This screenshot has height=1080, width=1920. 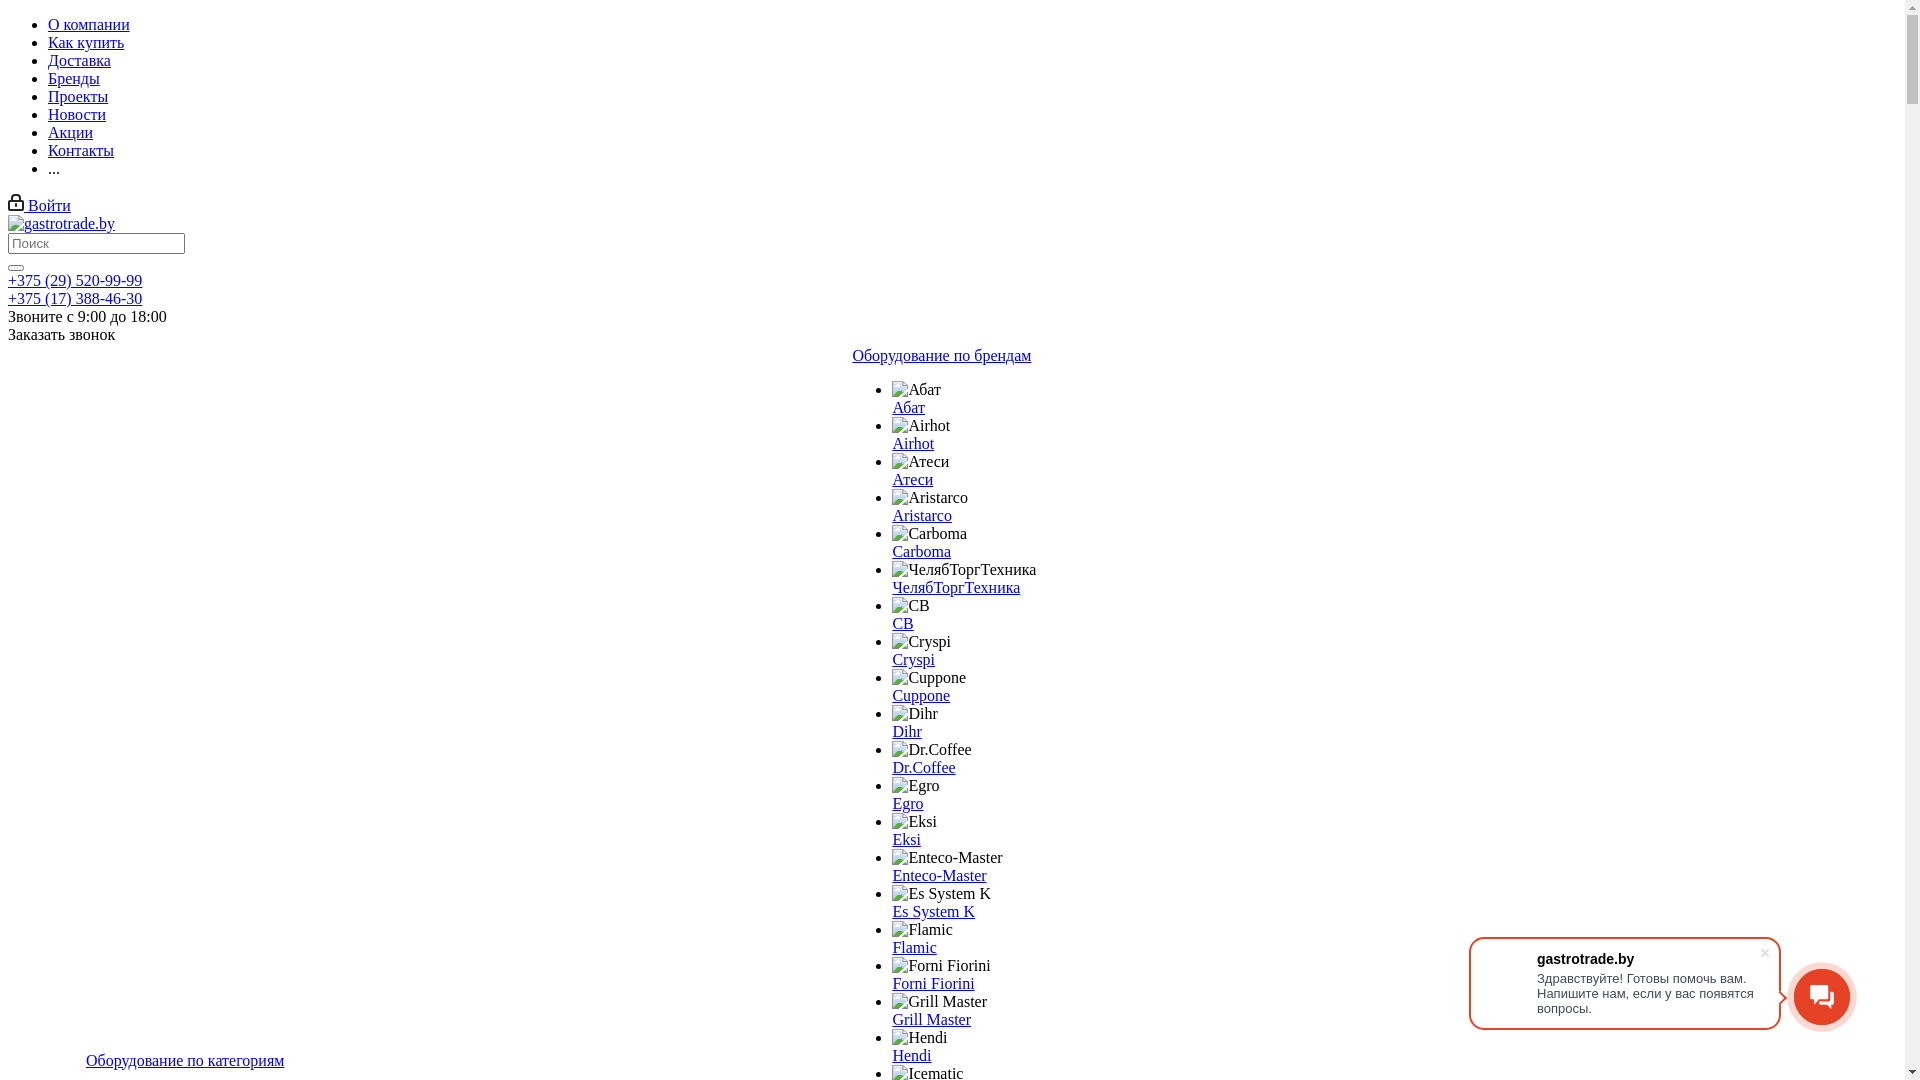 I want to click on '+375 (17) 388-46-30', so click(x=8, y=298).